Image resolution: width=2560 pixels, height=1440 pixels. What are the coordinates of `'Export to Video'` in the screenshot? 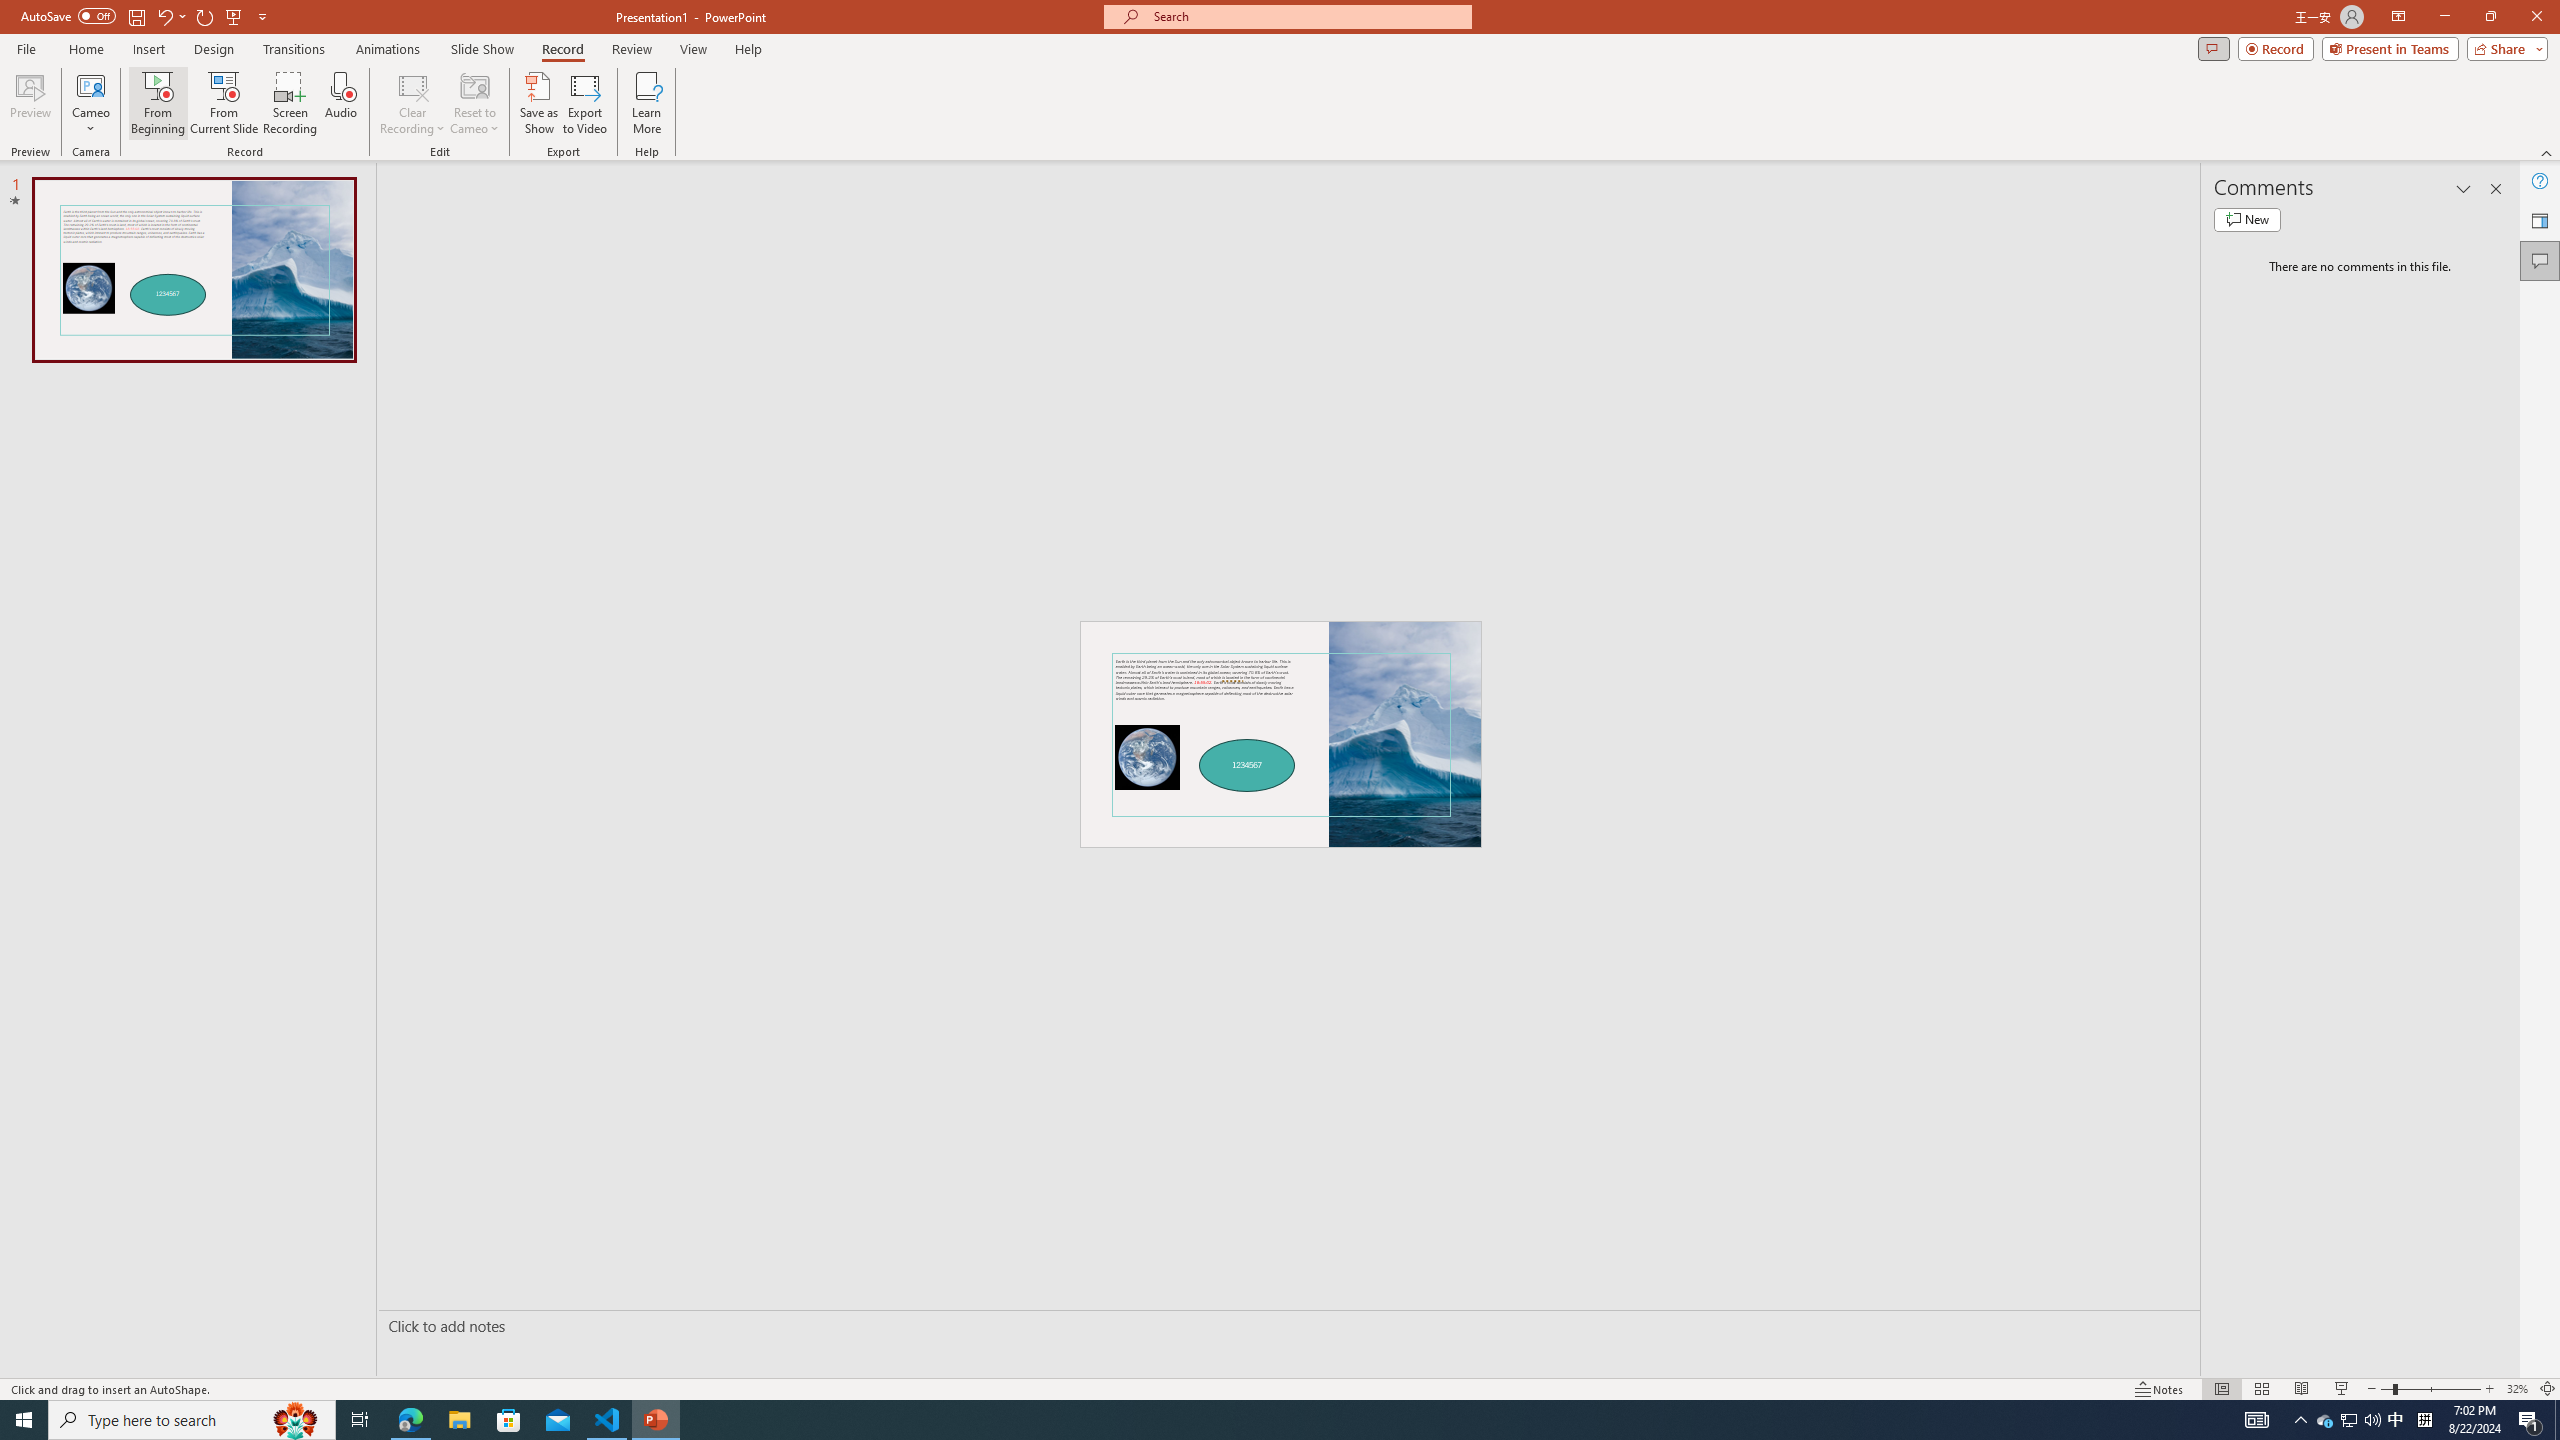 It's located at (583, 103).